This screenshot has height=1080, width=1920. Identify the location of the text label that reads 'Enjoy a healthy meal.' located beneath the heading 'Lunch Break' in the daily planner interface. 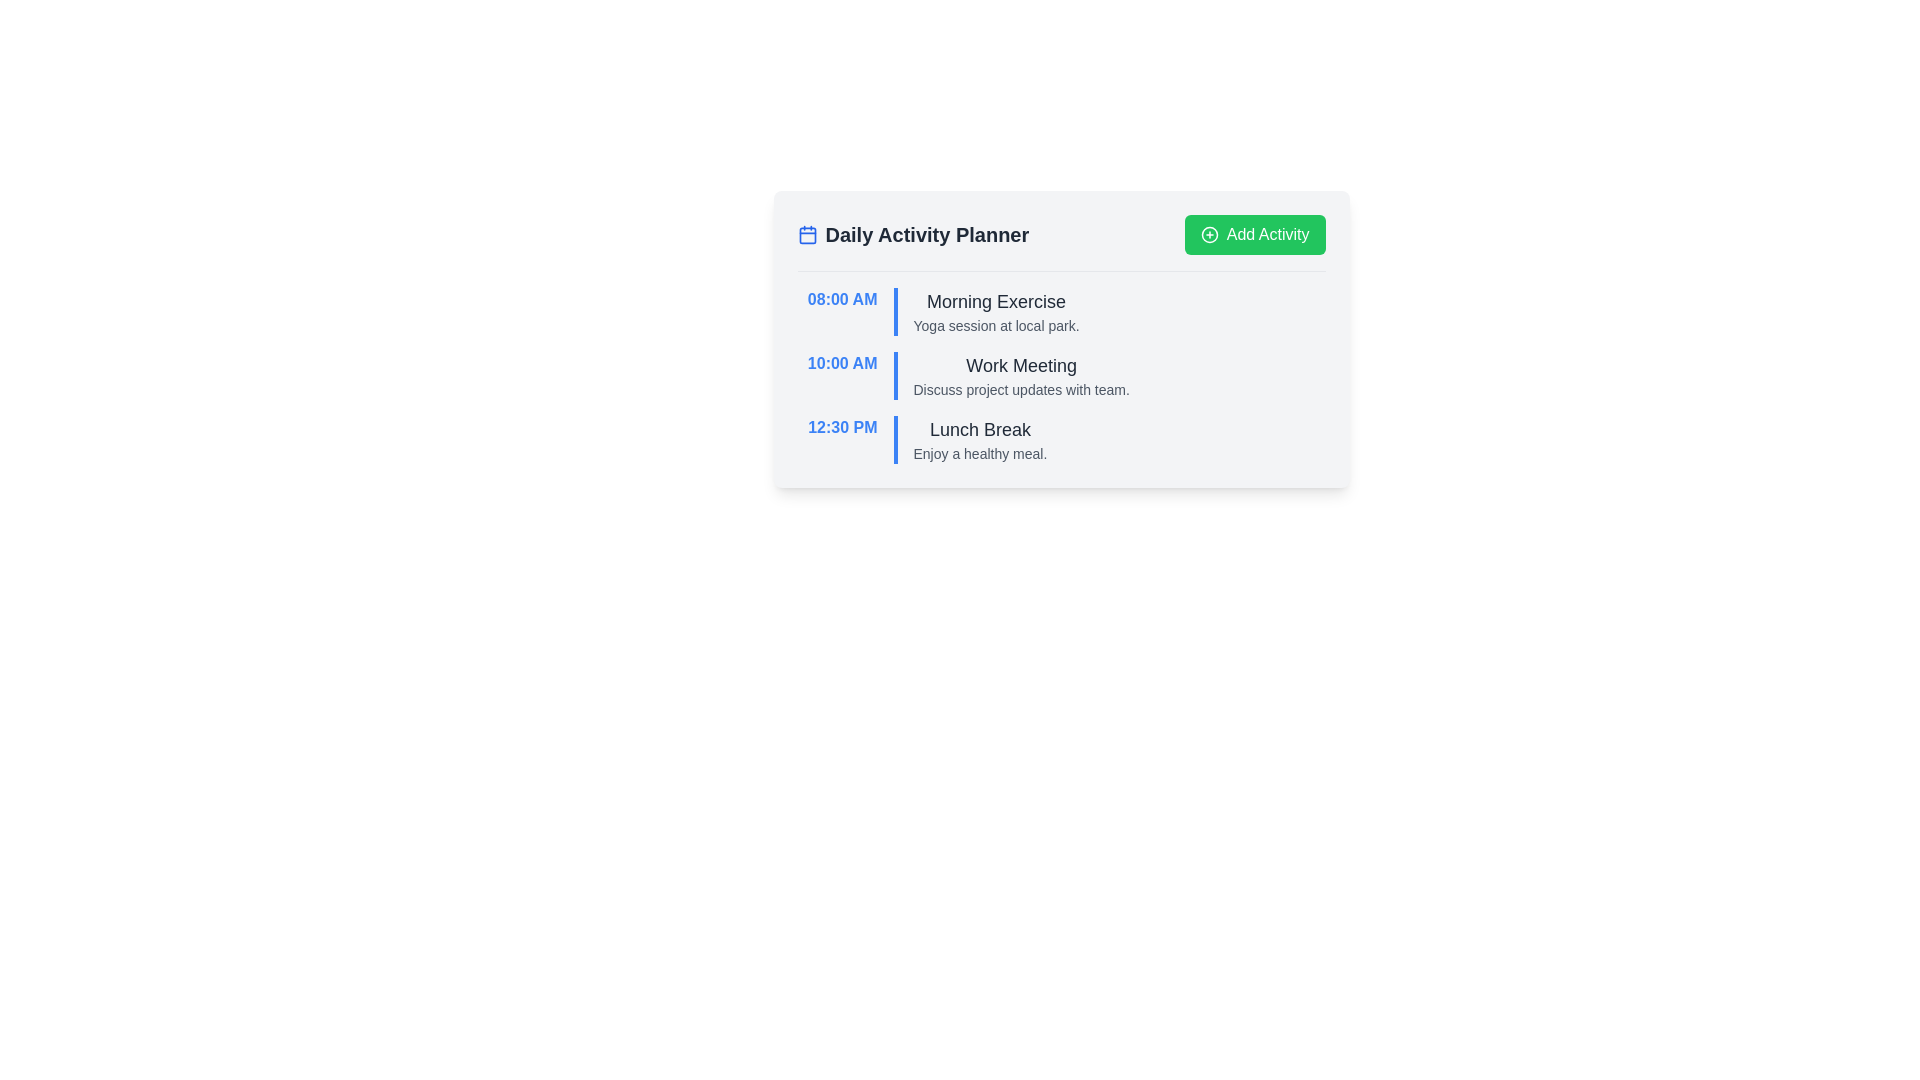
(980, 454).